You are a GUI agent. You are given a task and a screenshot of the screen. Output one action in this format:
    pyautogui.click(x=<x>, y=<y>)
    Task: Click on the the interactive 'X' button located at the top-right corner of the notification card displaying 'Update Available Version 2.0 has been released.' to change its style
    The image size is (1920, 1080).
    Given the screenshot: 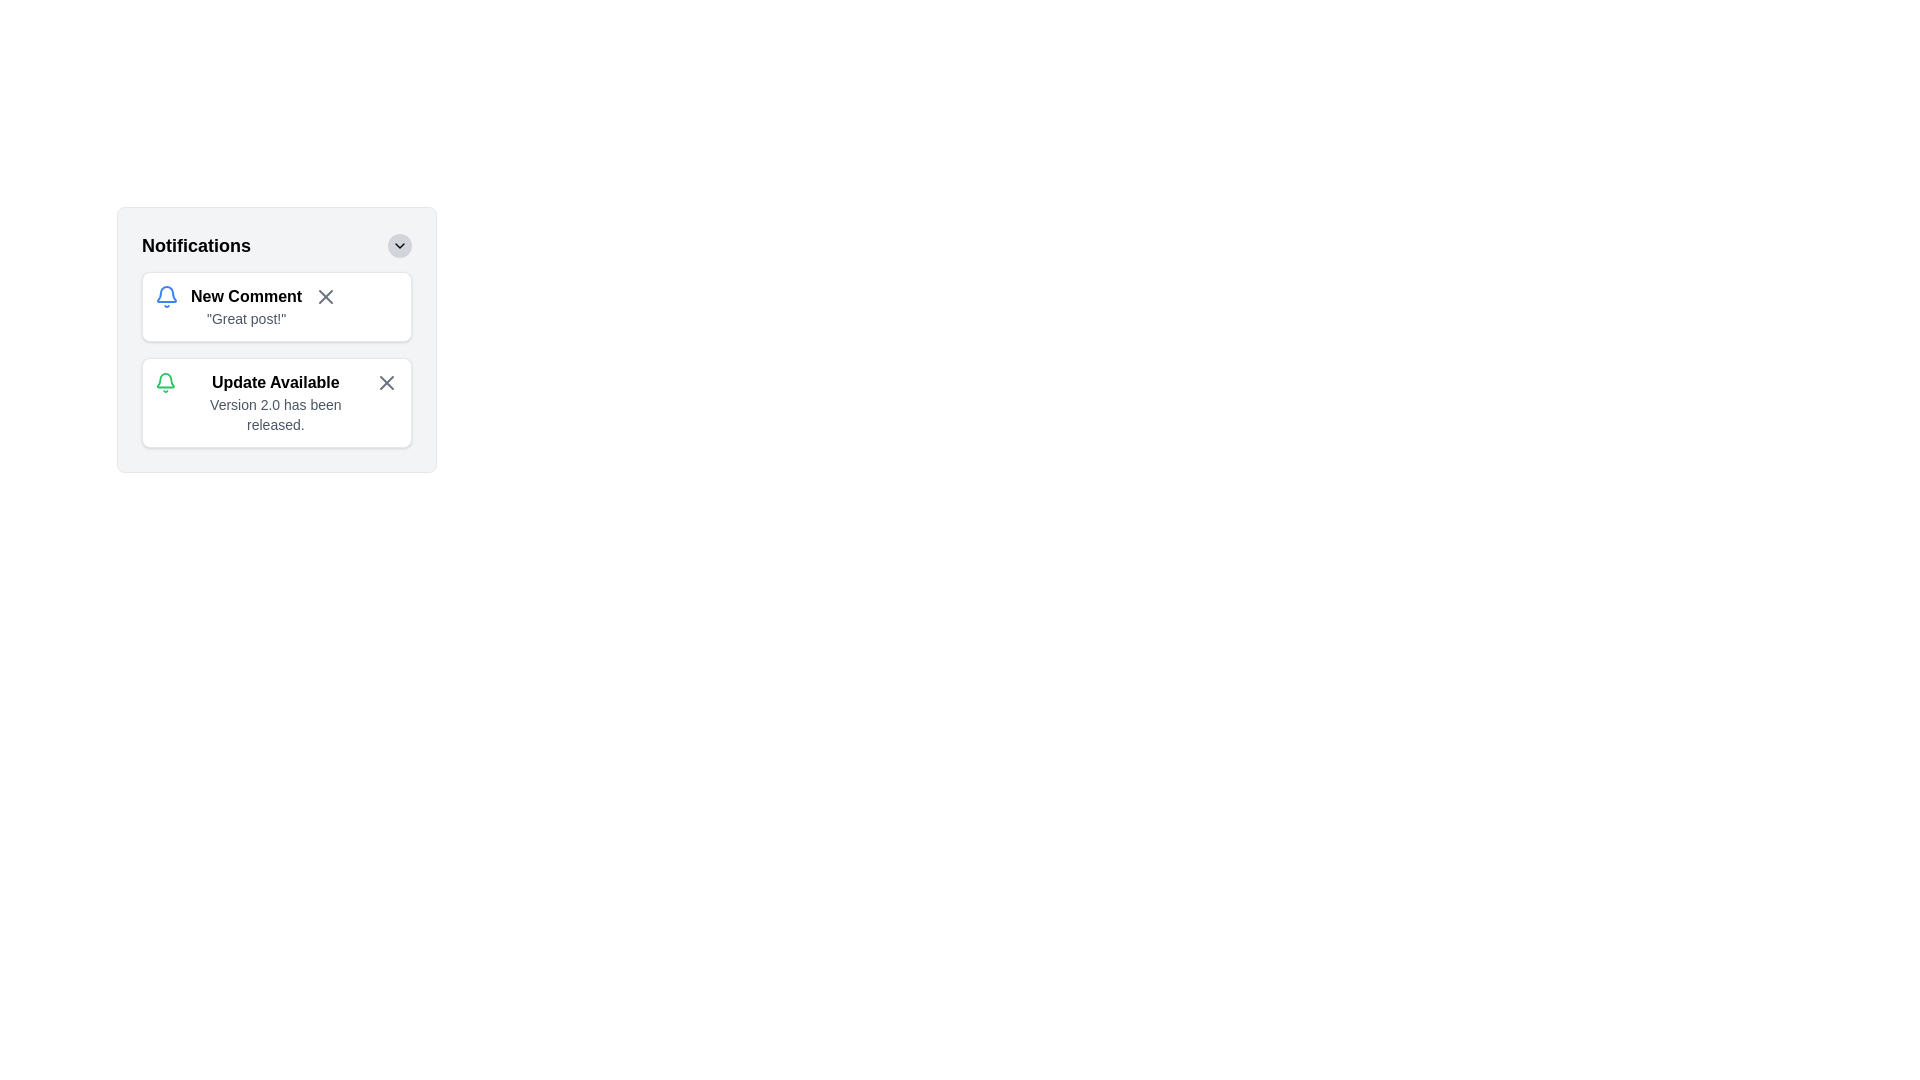 What is the action you would take?
    pyautogui.click(x=387, y=382)
    